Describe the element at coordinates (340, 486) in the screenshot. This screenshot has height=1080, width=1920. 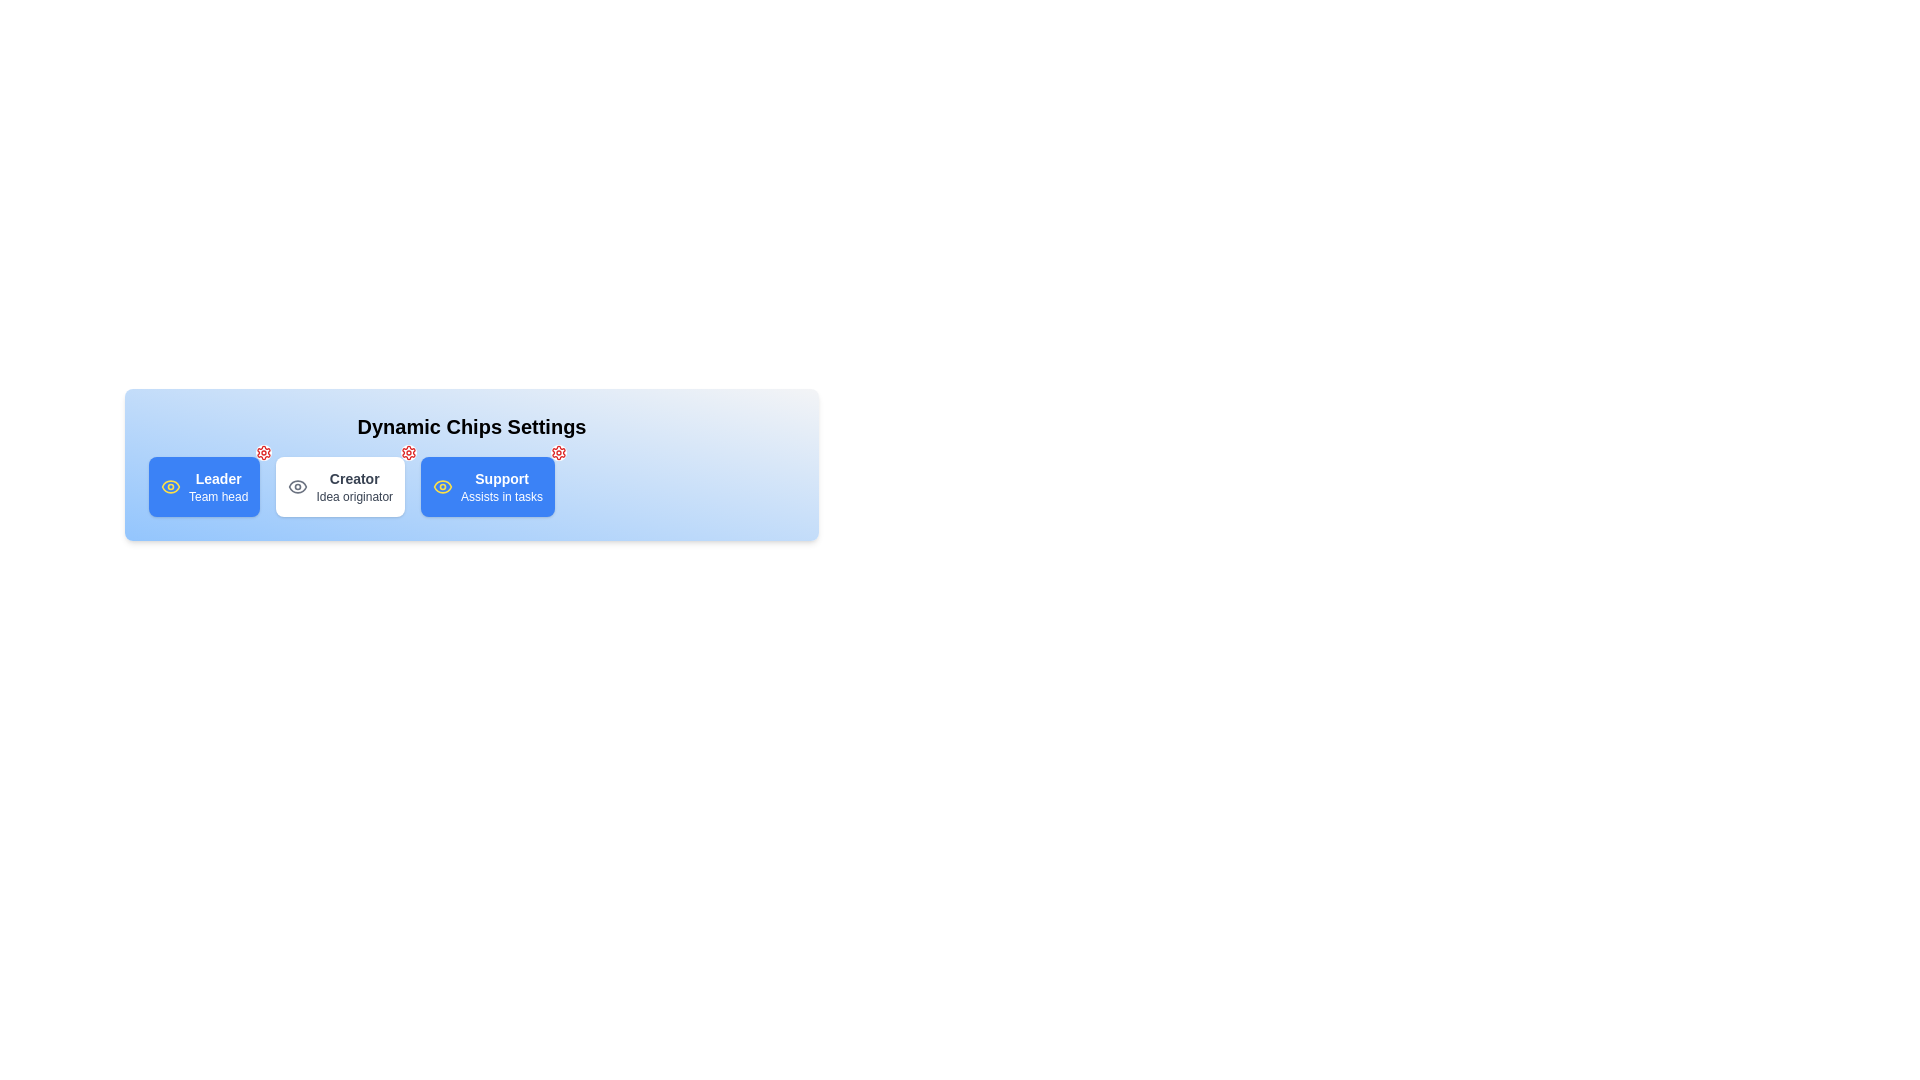
I see `the chip labeled Creator to toggle its active state` at that location.